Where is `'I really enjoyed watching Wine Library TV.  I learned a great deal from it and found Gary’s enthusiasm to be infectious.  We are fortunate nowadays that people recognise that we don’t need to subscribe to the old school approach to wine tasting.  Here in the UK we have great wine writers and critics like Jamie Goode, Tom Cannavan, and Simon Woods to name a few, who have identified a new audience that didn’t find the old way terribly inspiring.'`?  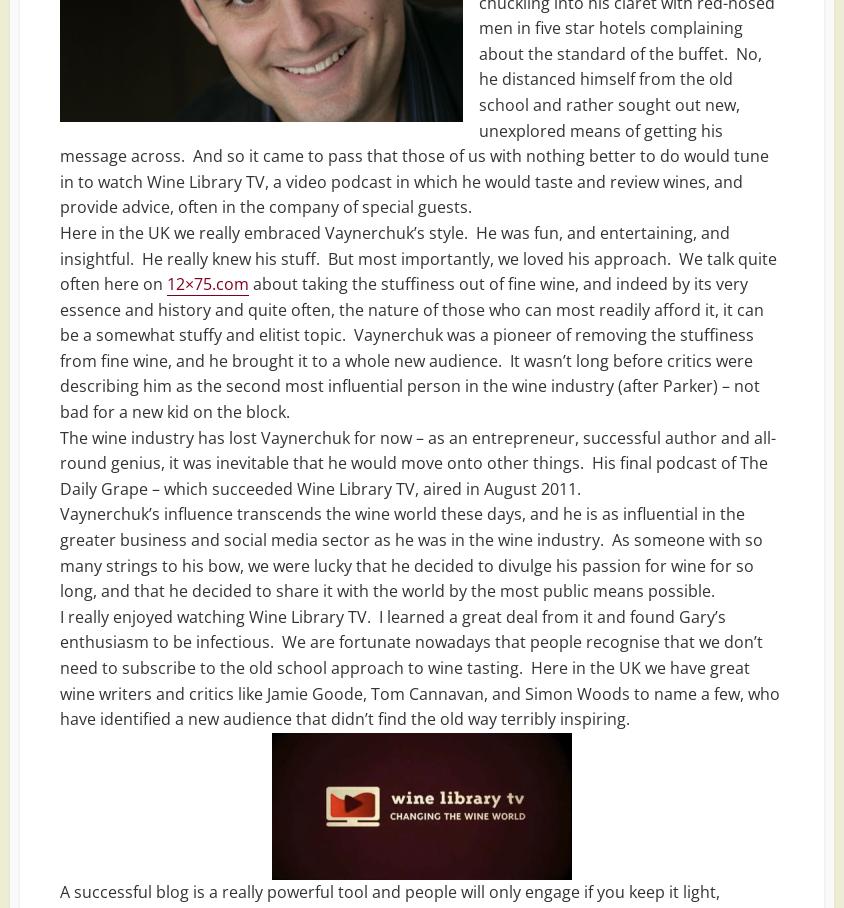 'I really enjoyed watching Wine Library TV.  I learned a great deal from it and found Gary’s enthusiasm to be infectious.  We are fortunate nowadays that people recognise that we don’t need to subscribe to the old school approach to wine tasting.  Here in the UK we have great wine writers and critics like Jamie Goode, Tom Cannavan, and Simon Woods to name a few, who have identified a new audience that didn’t find the old way terribly inspiring.' is located at coordinates (59, 667).